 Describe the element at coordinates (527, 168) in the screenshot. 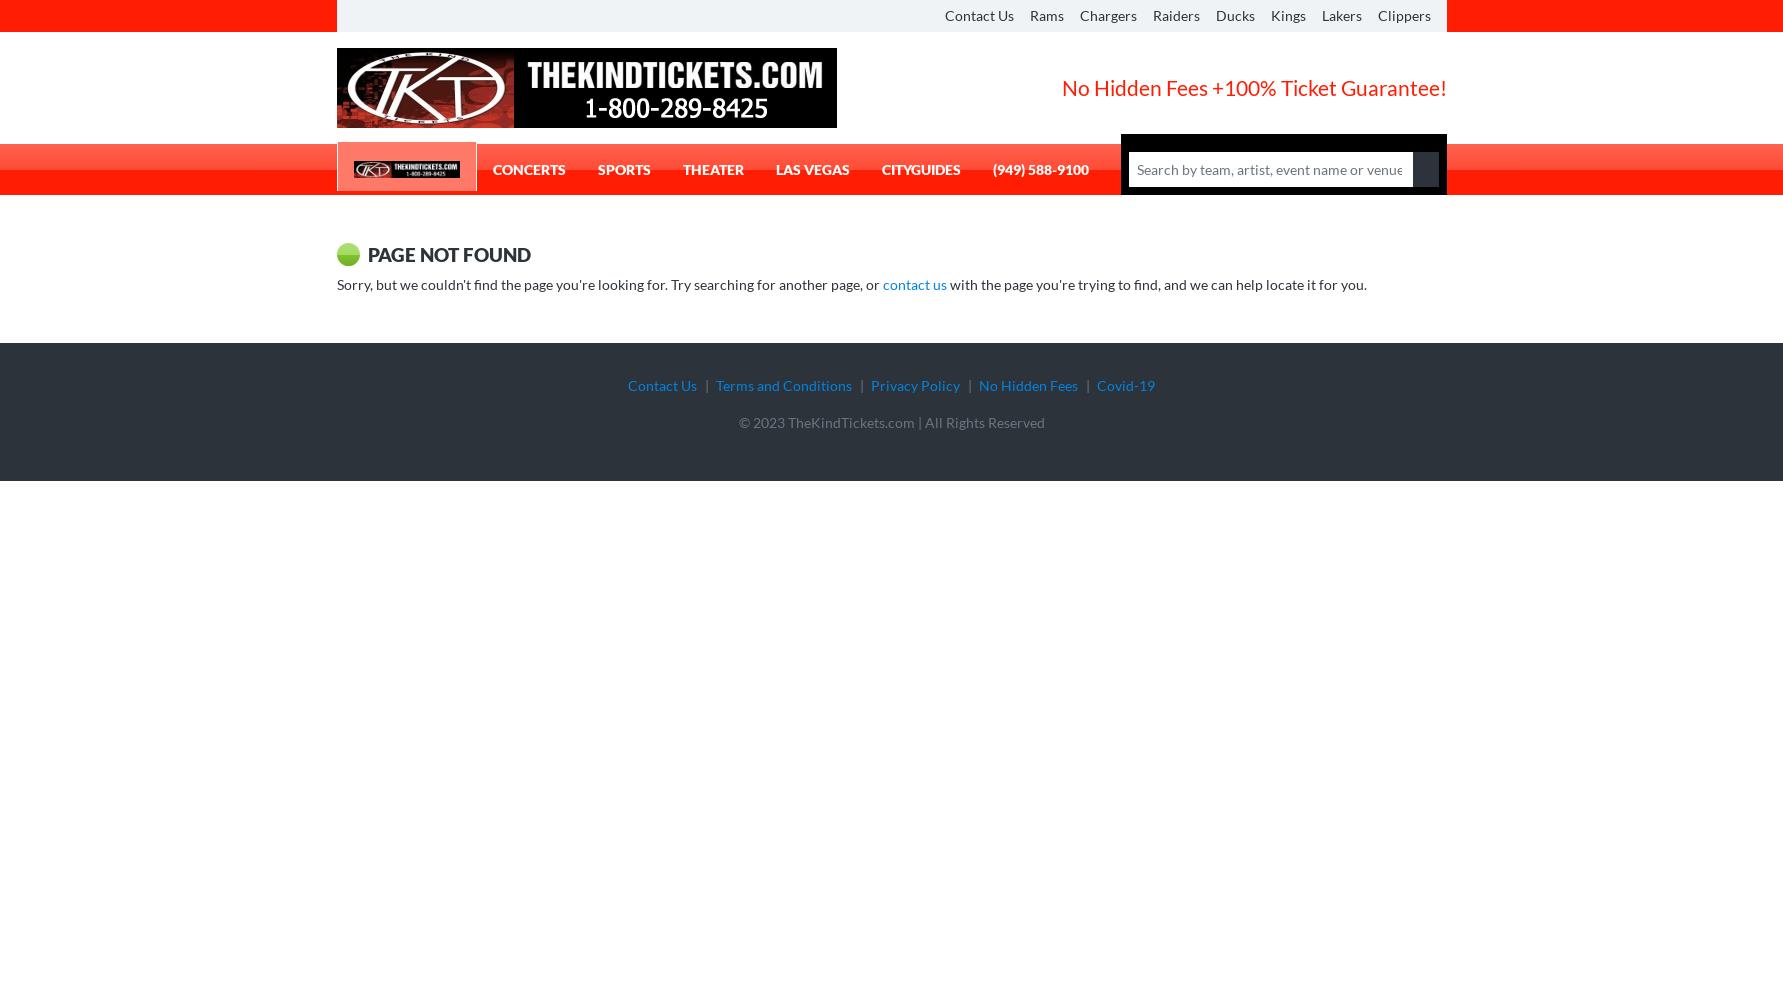

I see `'Concerts'` at that location.